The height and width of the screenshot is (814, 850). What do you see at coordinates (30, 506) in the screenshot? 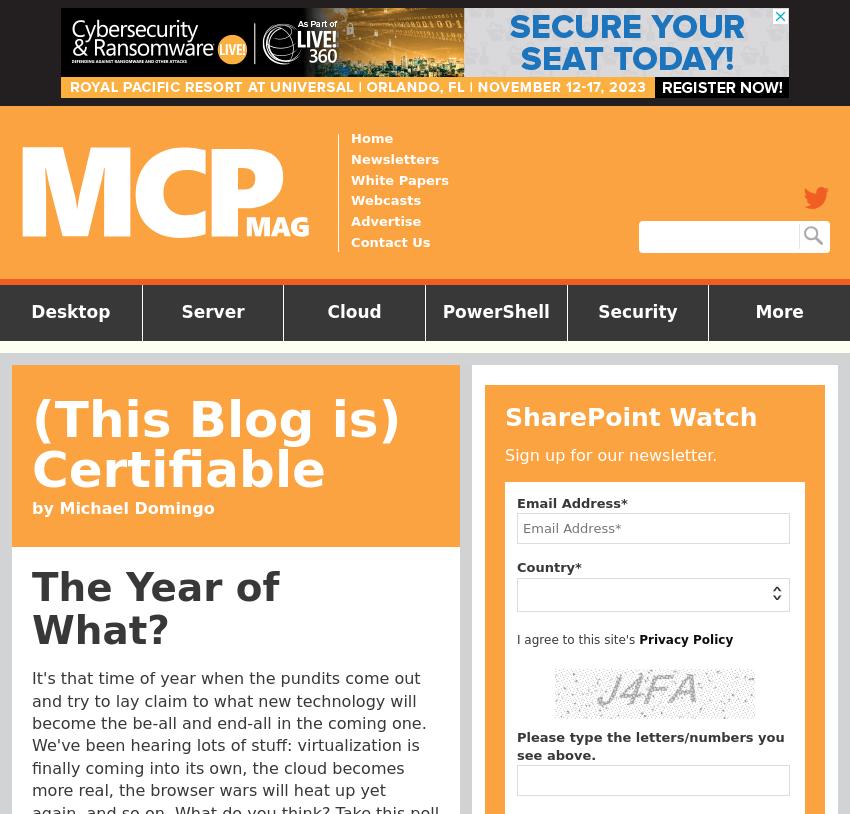
I see `'by Michael Domingo'` at bounding box center [30, 506].